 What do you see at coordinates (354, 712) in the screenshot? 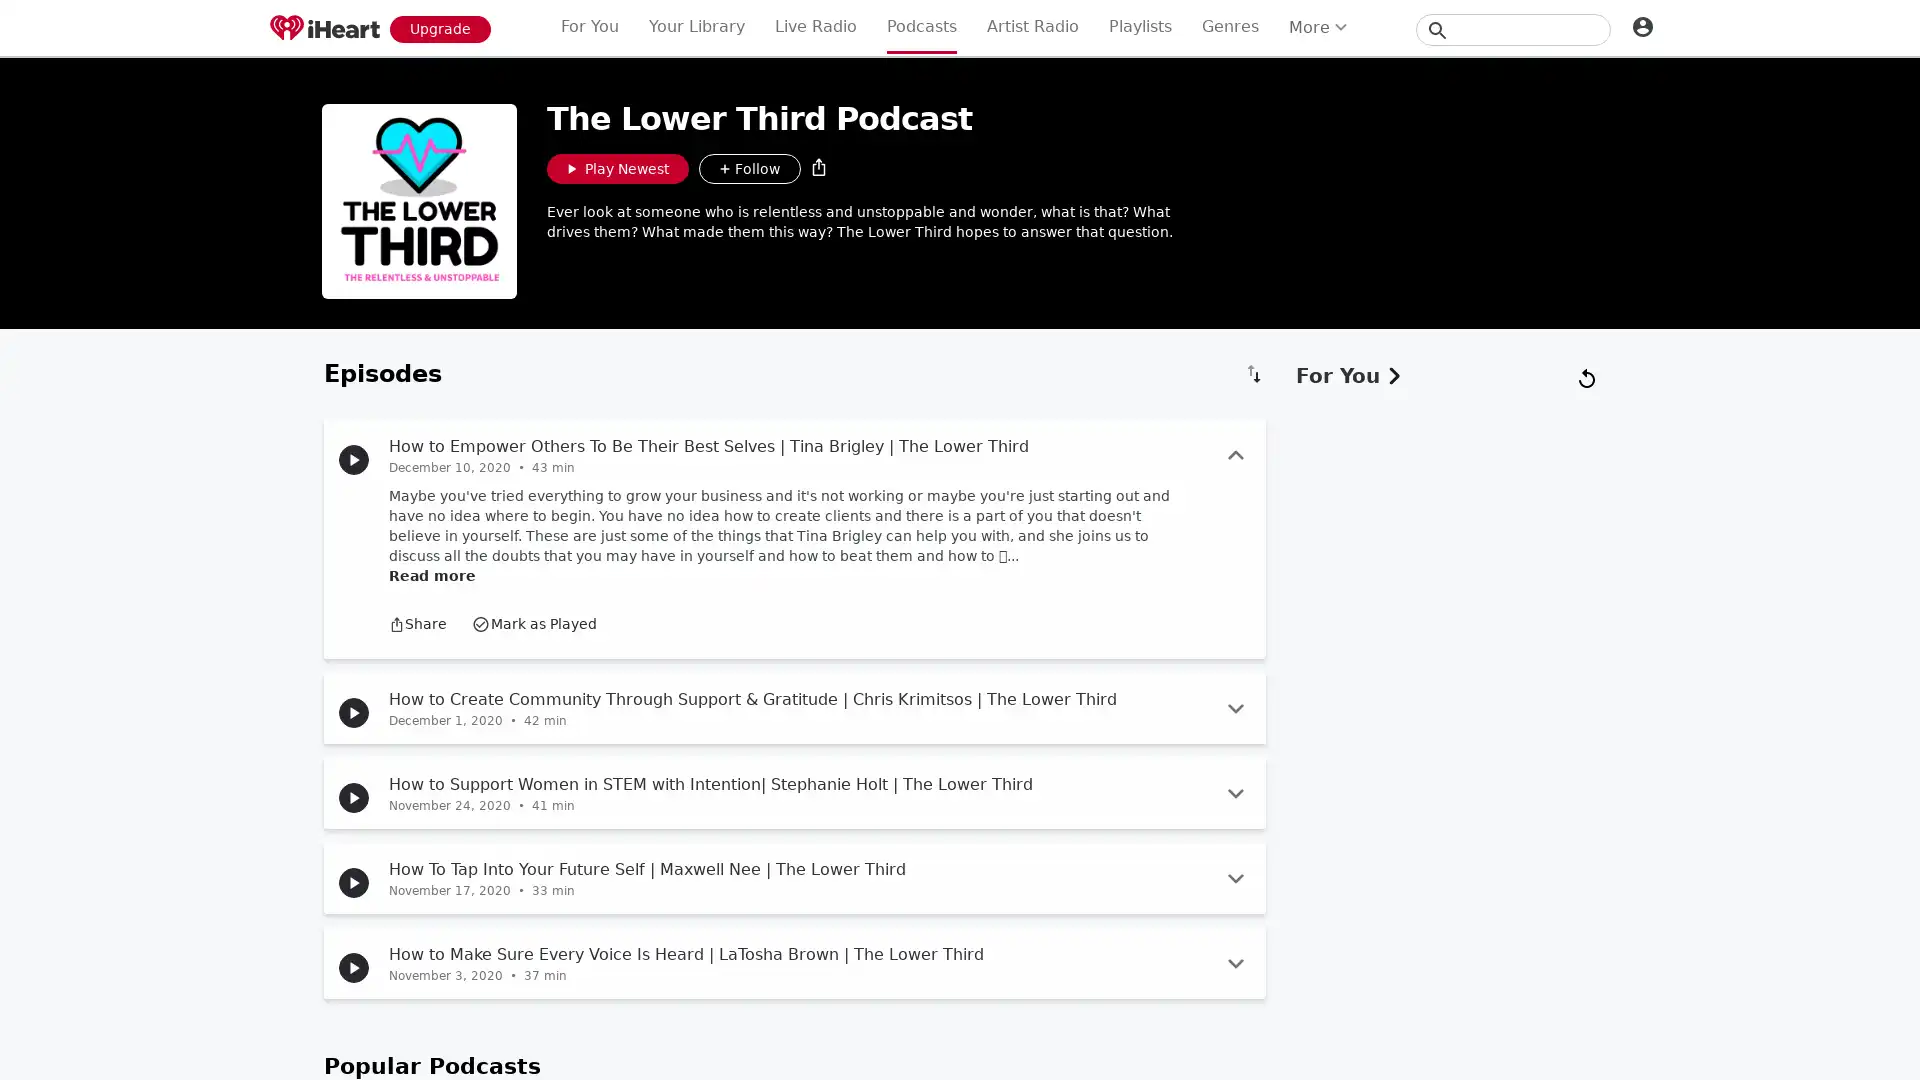
I see `Play` at bounding box center [354, 712].